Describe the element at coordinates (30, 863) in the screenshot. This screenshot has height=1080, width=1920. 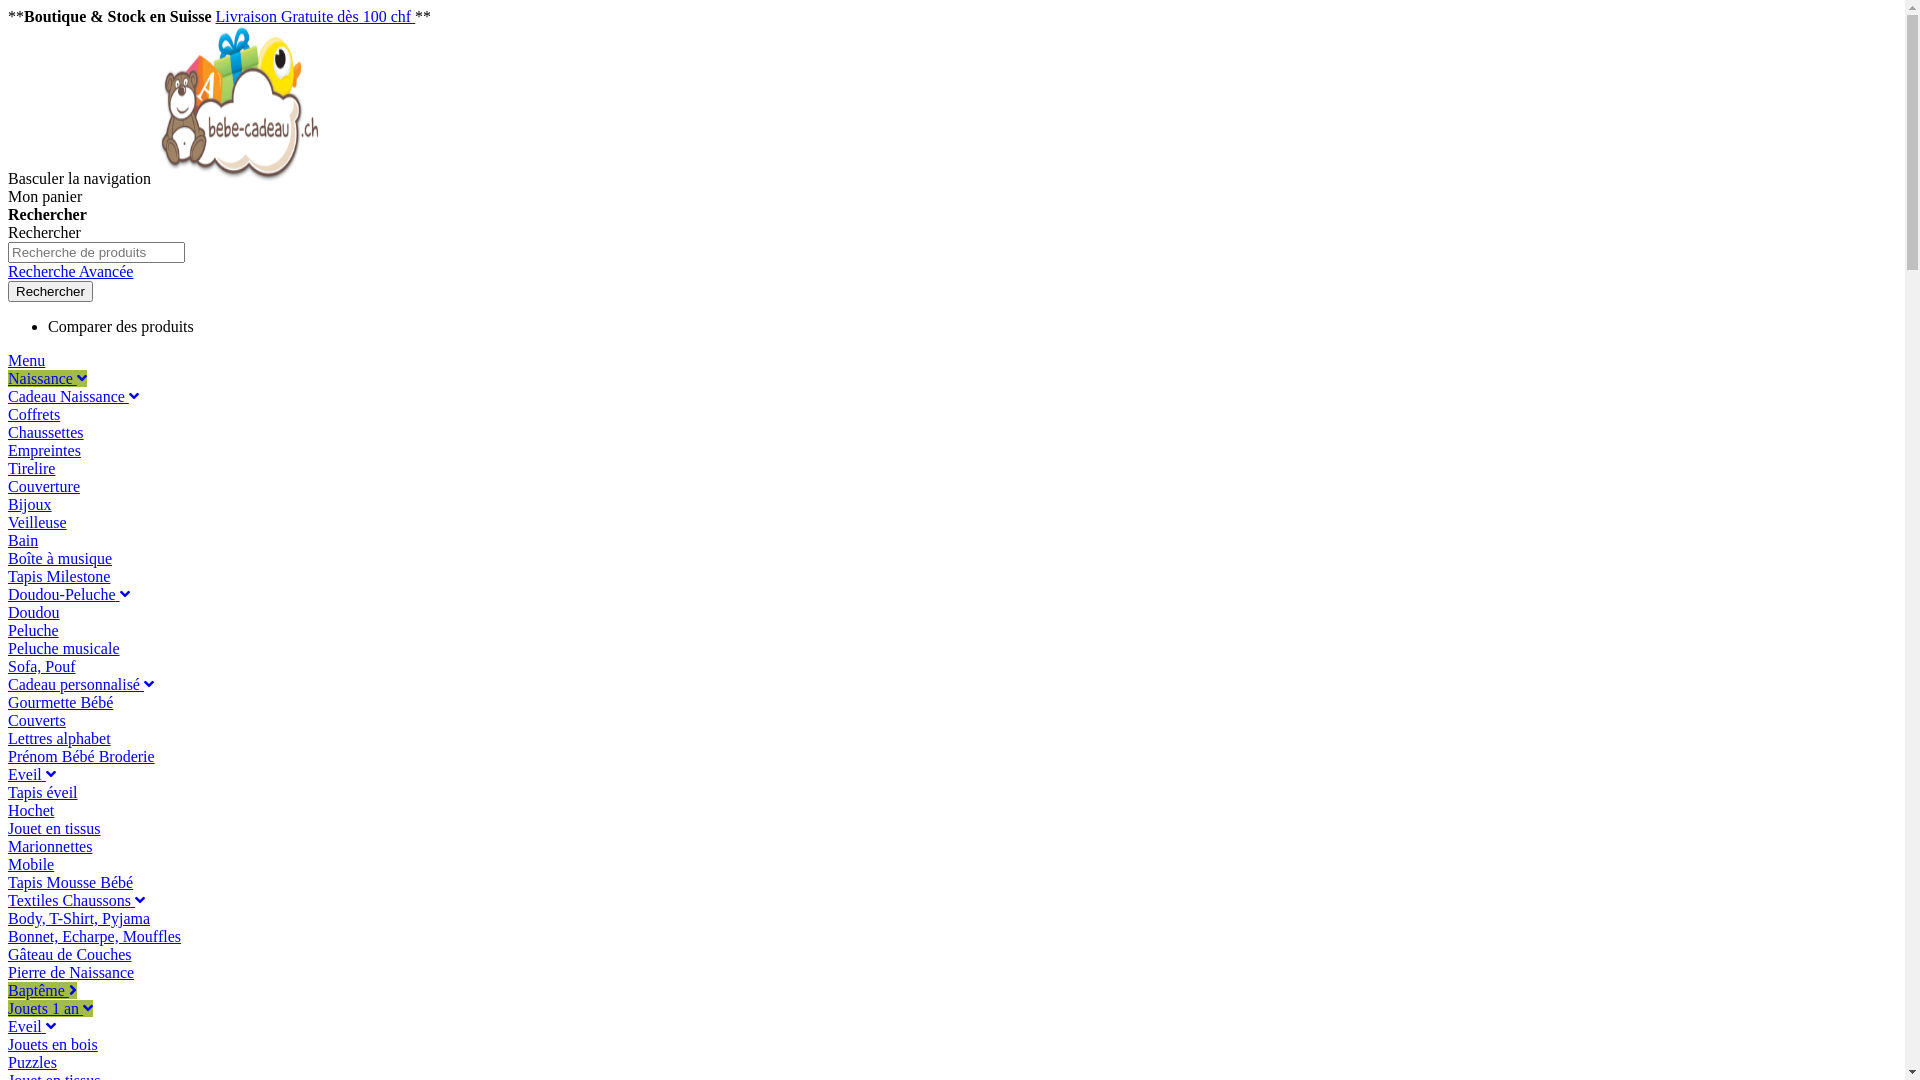
I see `'Mobile'` at that location.